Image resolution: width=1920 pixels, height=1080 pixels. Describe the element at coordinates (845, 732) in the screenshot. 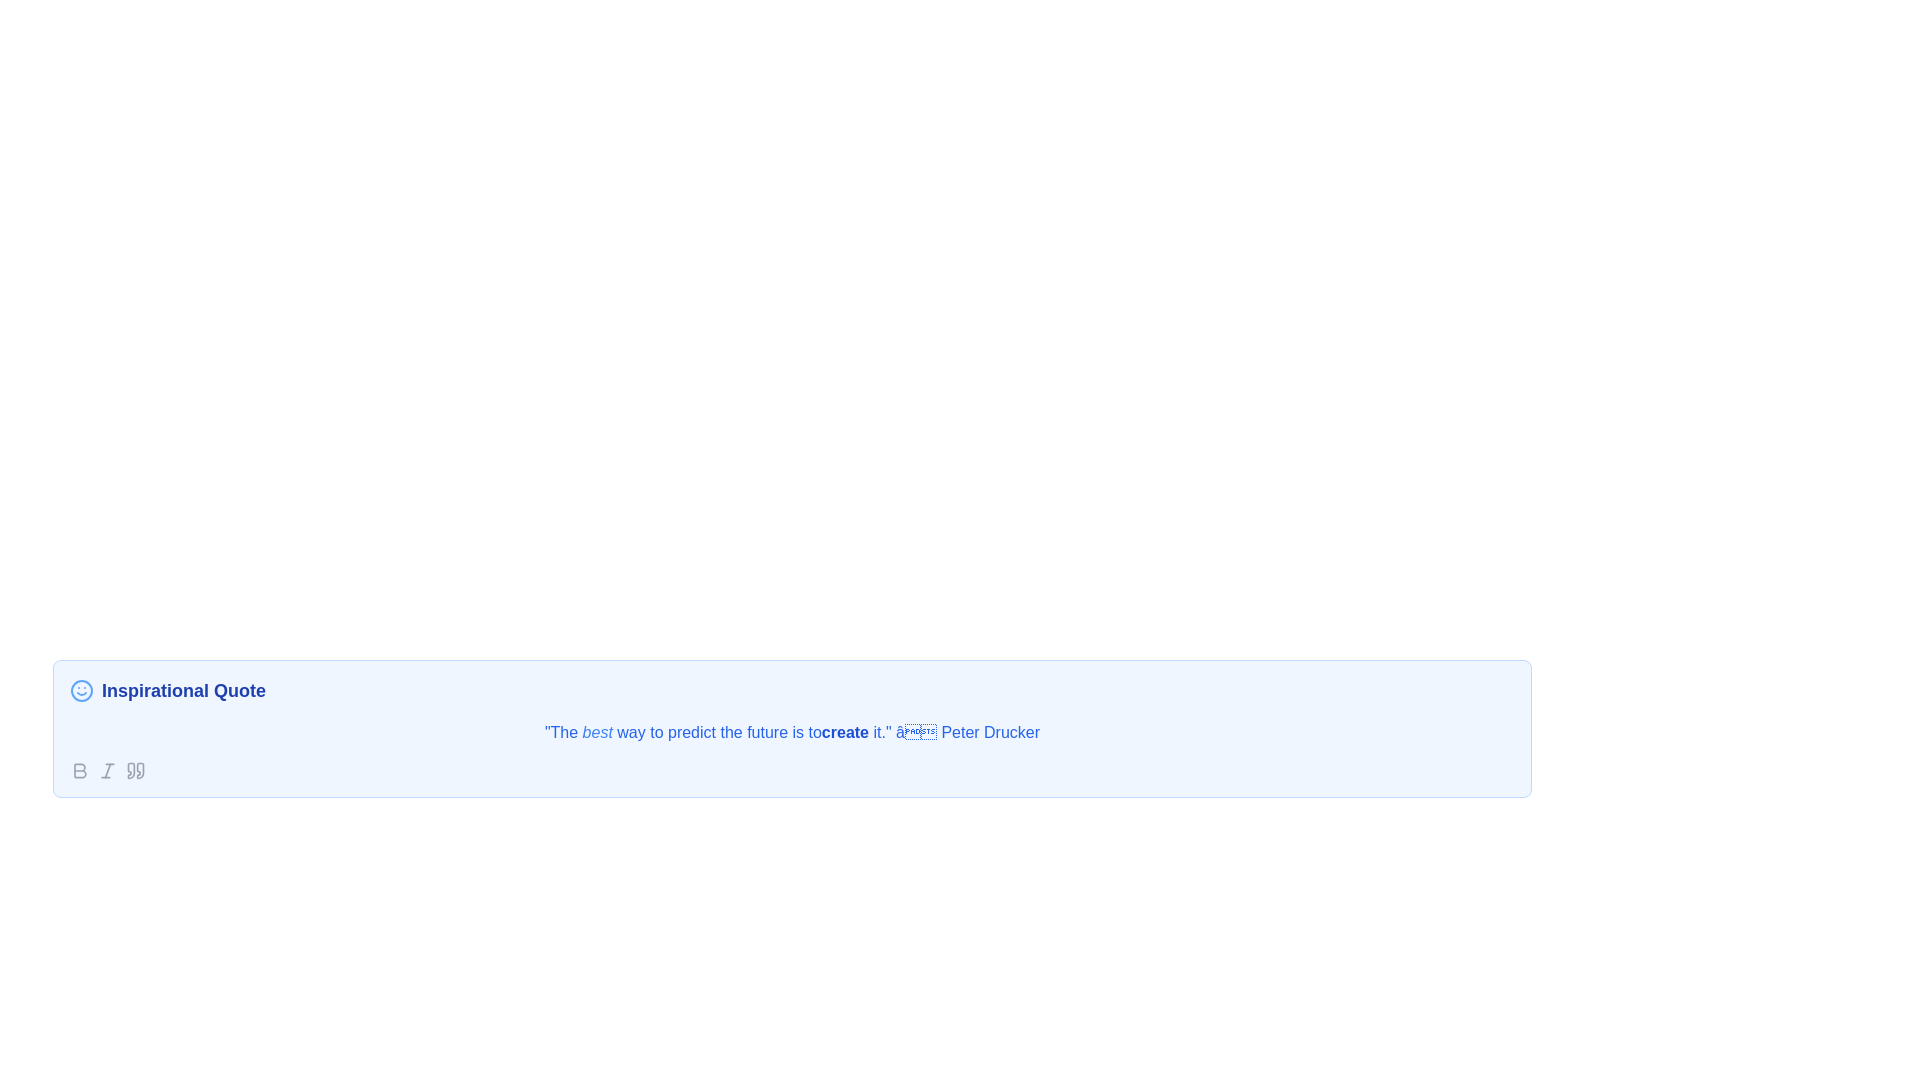

I see `the 8th word of the inspirational quote, which is styled in bold blue font and positioned near the right side of the quote section` at that location.